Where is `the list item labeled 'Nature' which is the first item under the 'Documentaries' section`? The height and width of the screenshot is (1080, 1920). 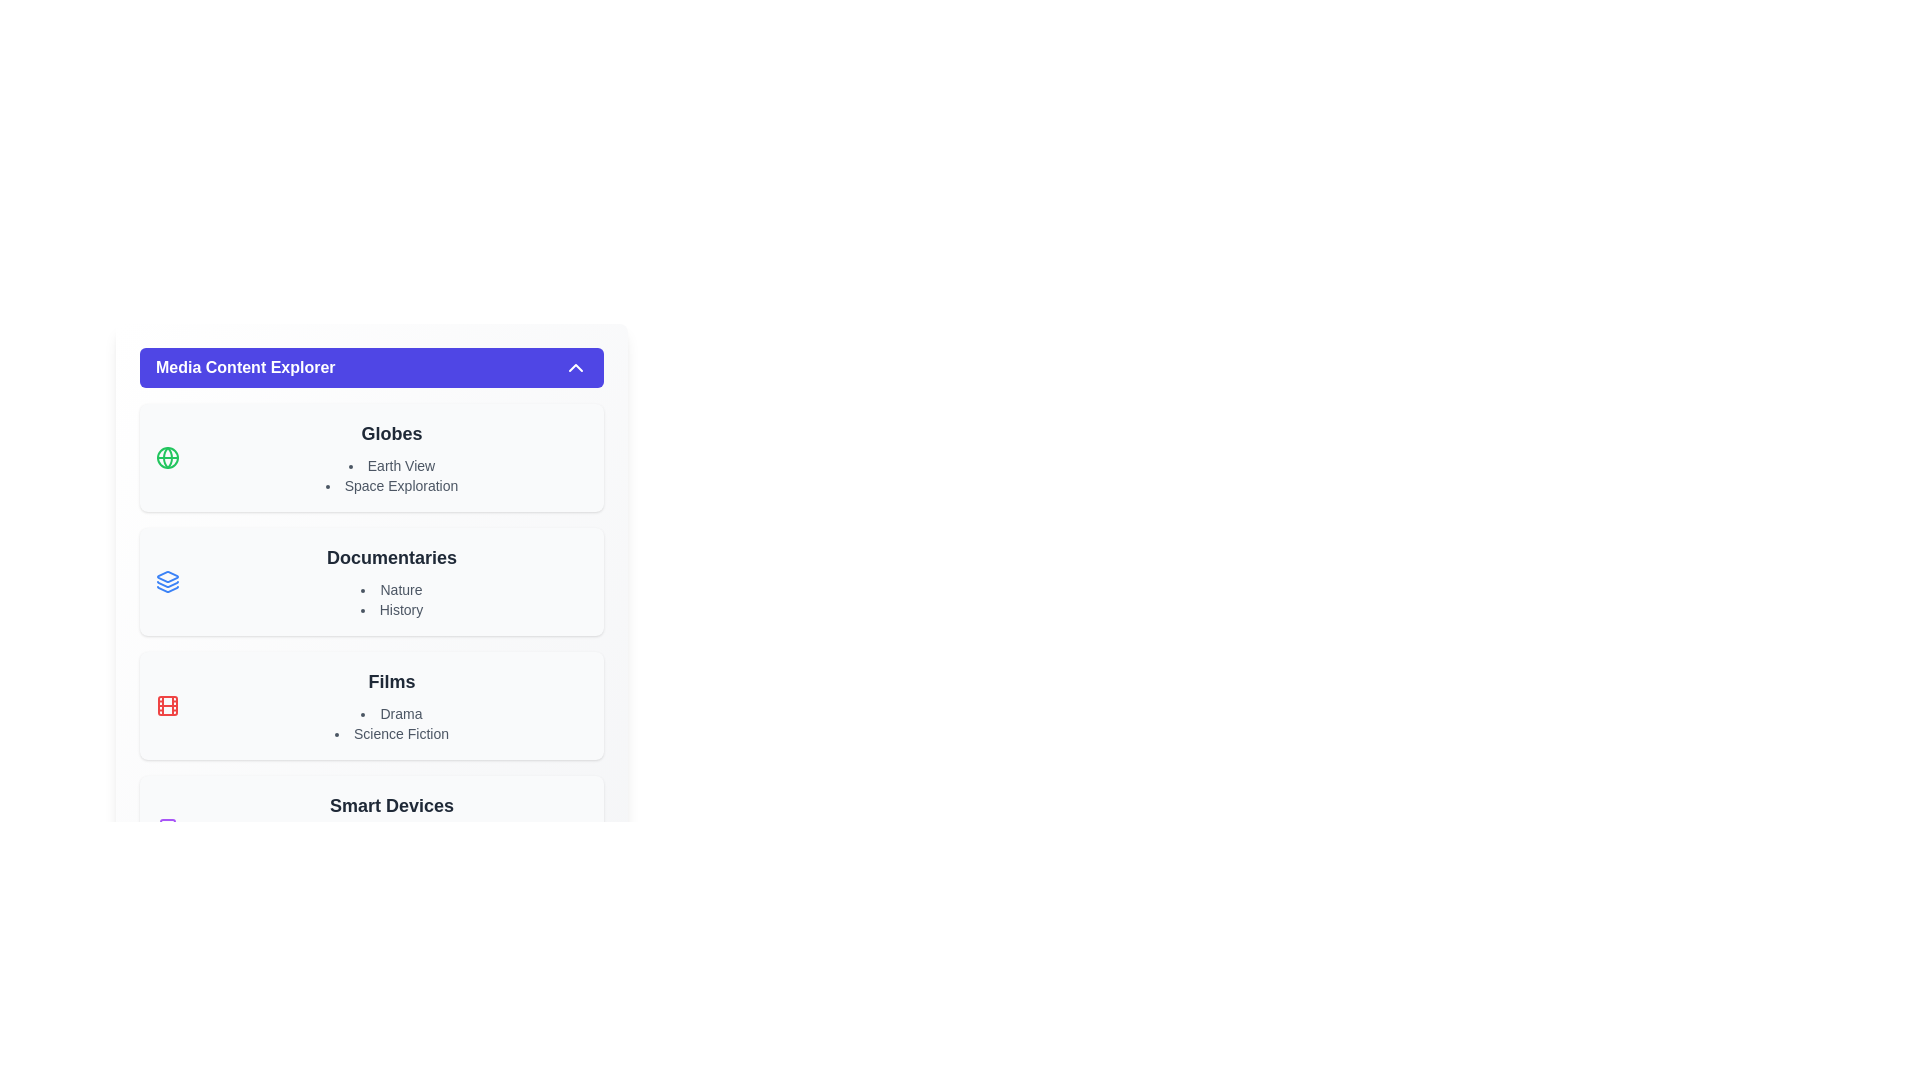
the list item labeled 'Nature' which is the first item under the 'Documentaries' section is located at coordinates (392, 589).